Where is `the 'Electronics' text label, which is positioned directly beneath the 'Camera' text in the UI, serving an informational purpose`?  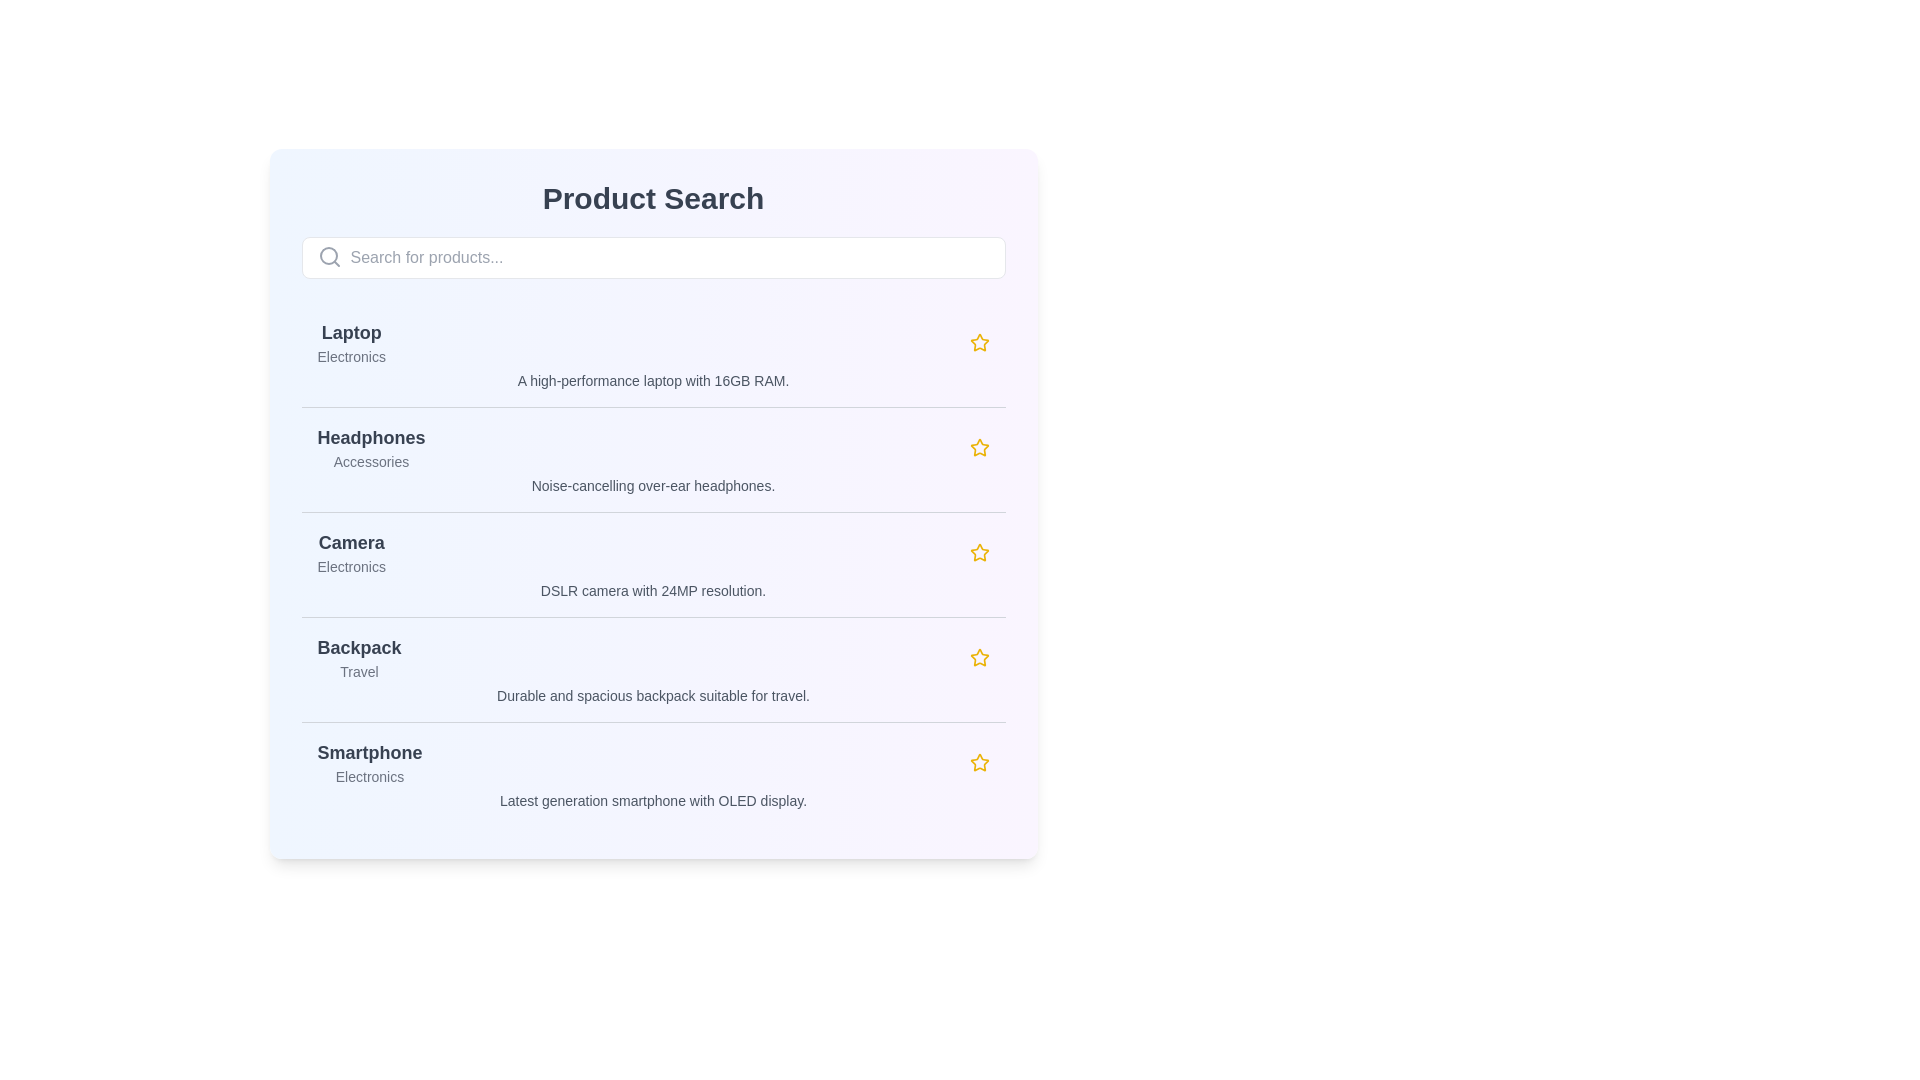 the 'Electronics' text label, which is positioned directly beneath the 'Camera' text in the UI, serving an informational purpose is located at coordinates (351, 567).